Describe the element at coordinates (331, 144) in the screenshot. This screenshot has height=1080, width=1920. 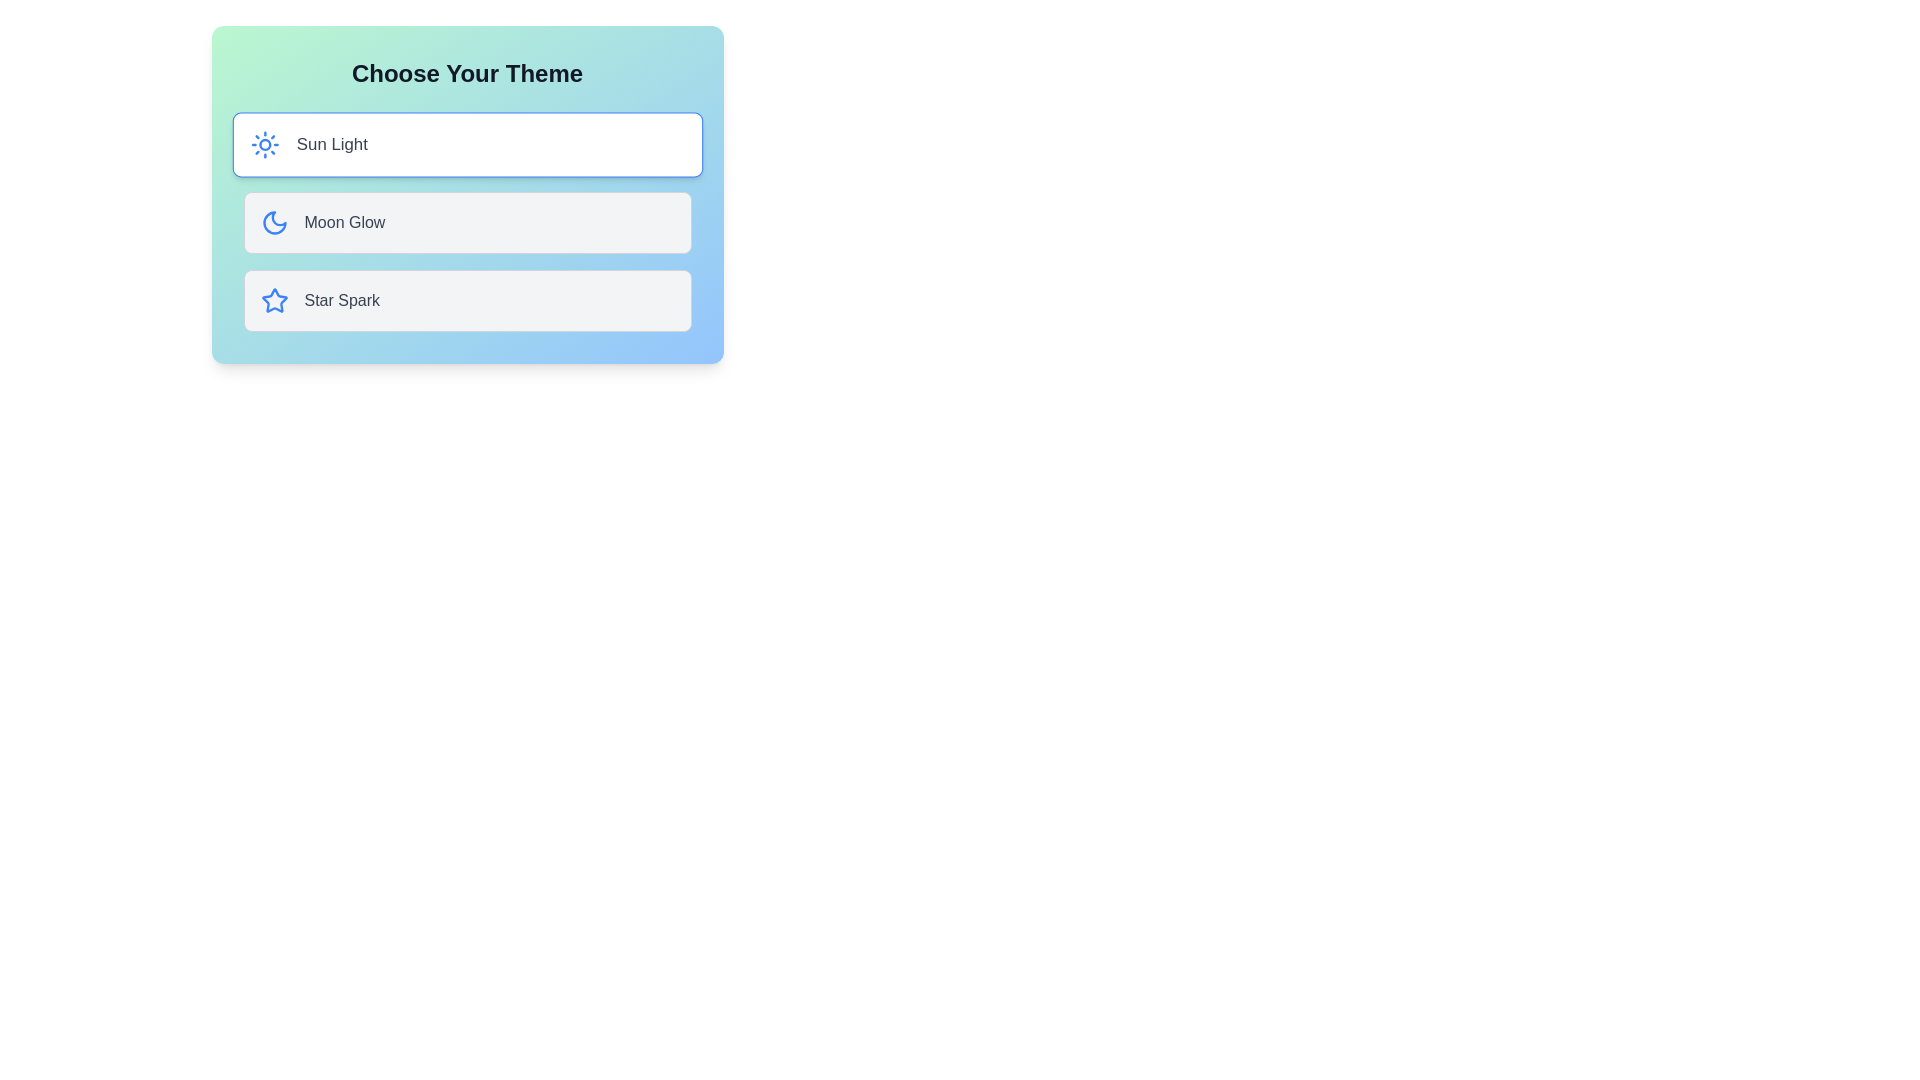
I see `text label indicating the 'Sun Light' option in the theme selection menu, which is the first option in a vertical list and accompanied by a blue sun icon` at that location.